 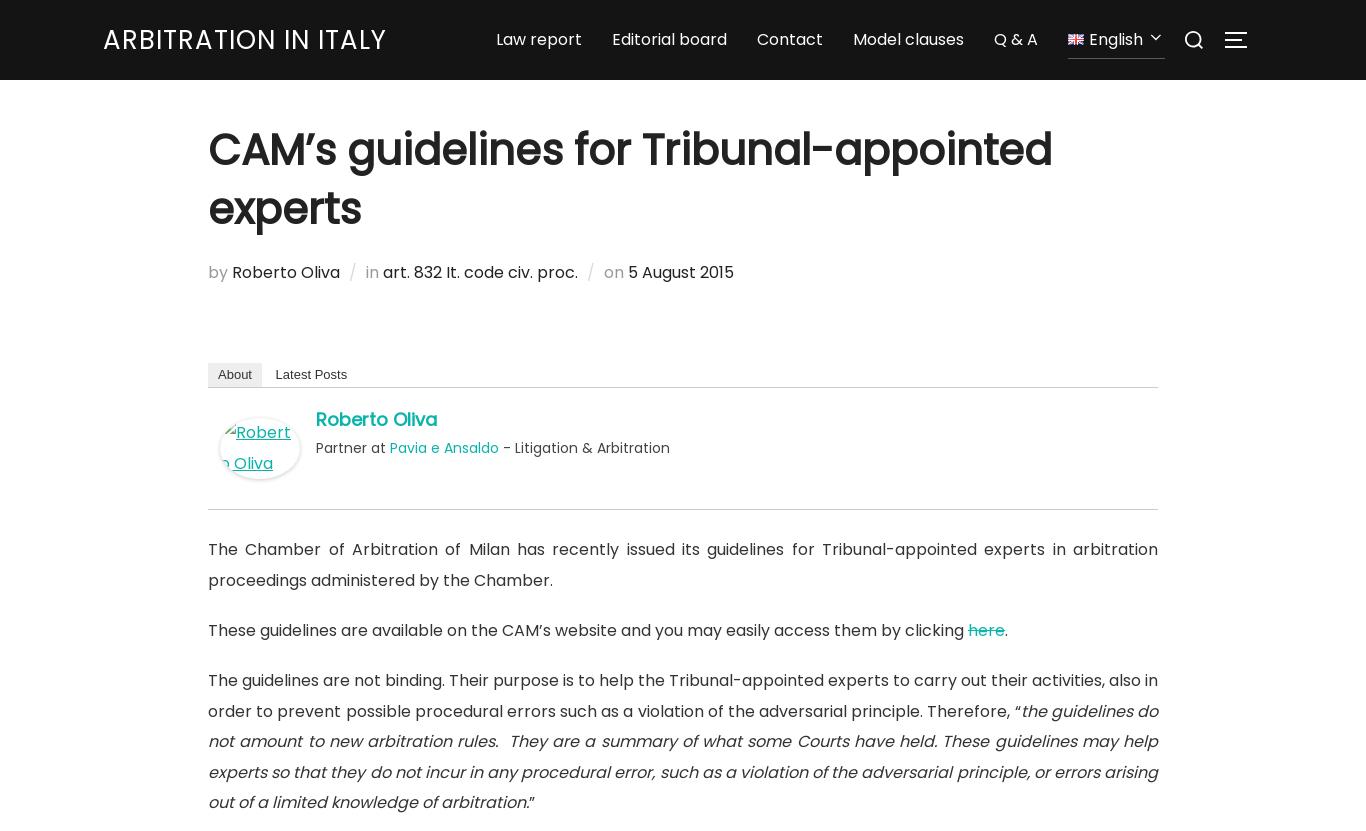 I want to click on 'Pavia e Ansaldo', so click(x=443, y=446).